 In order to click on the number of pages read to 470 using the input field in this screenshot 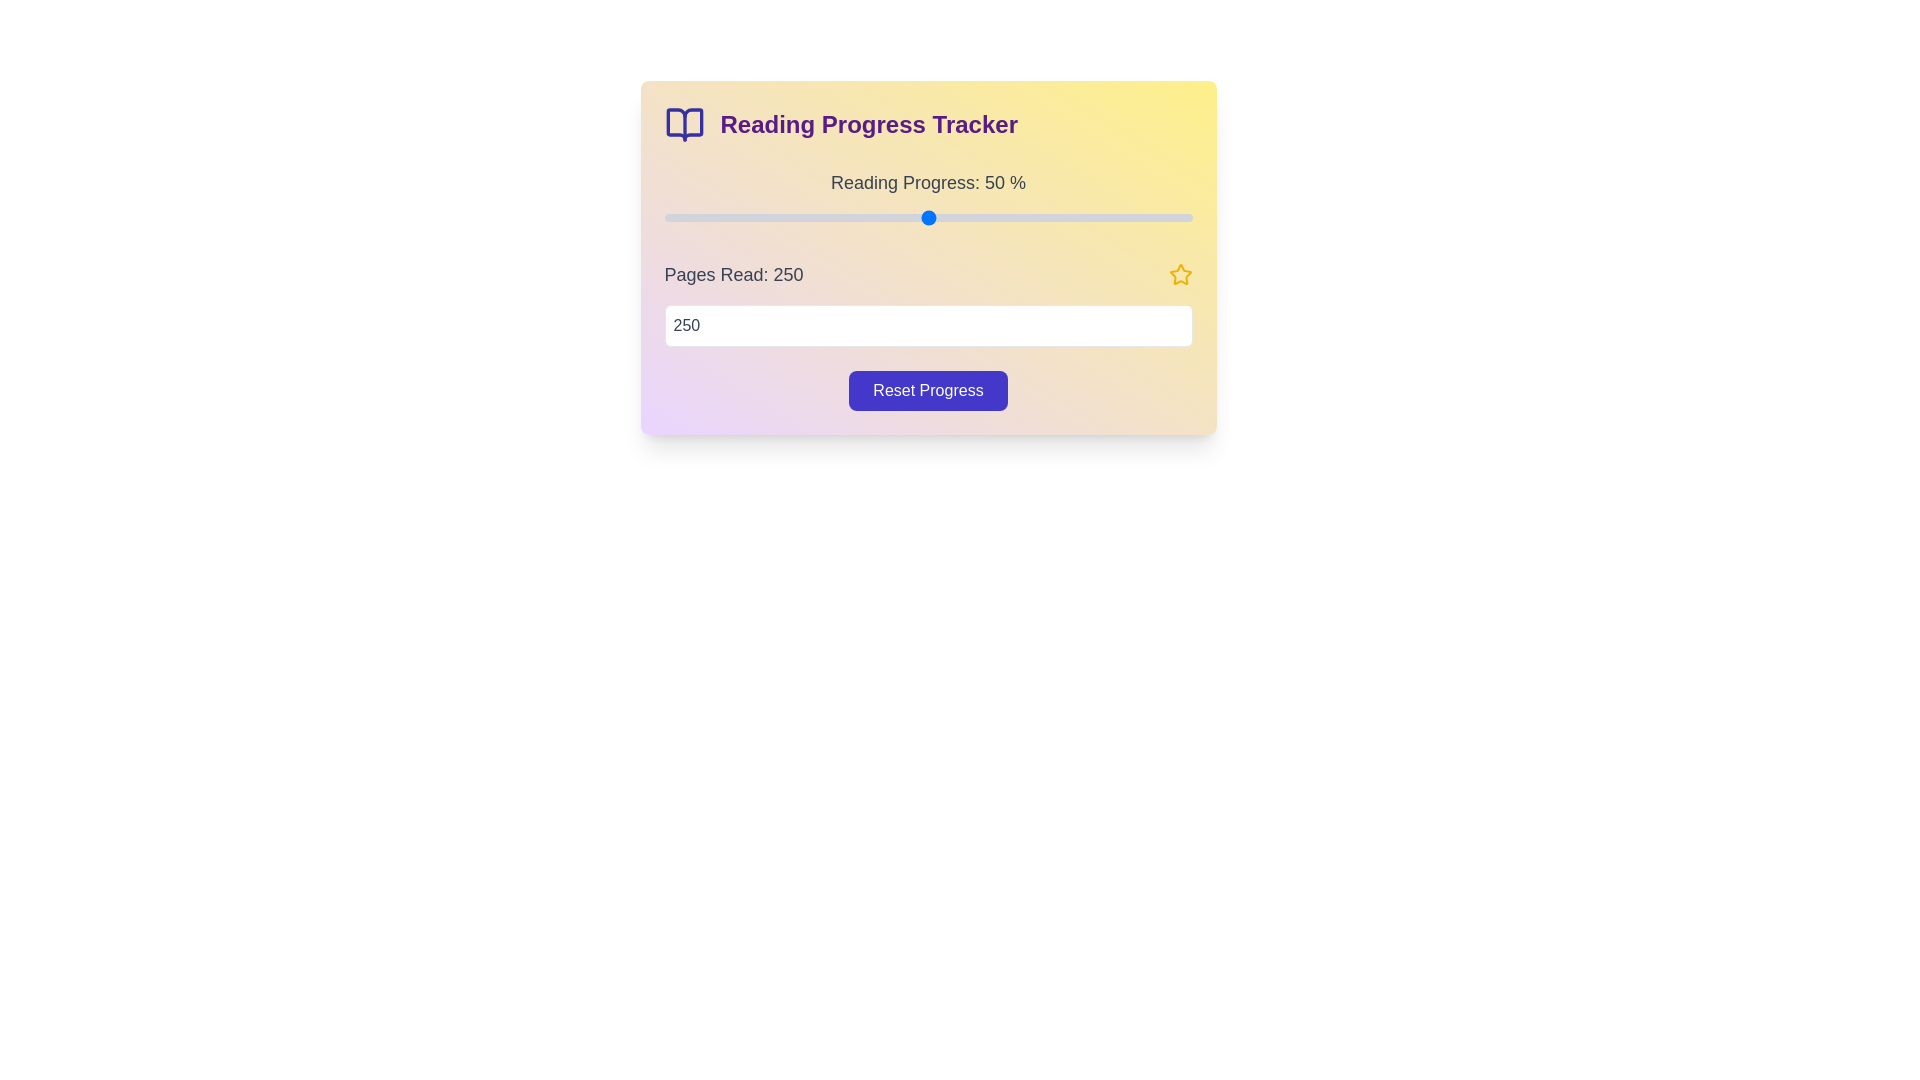, I will do `click(927, 325)`.